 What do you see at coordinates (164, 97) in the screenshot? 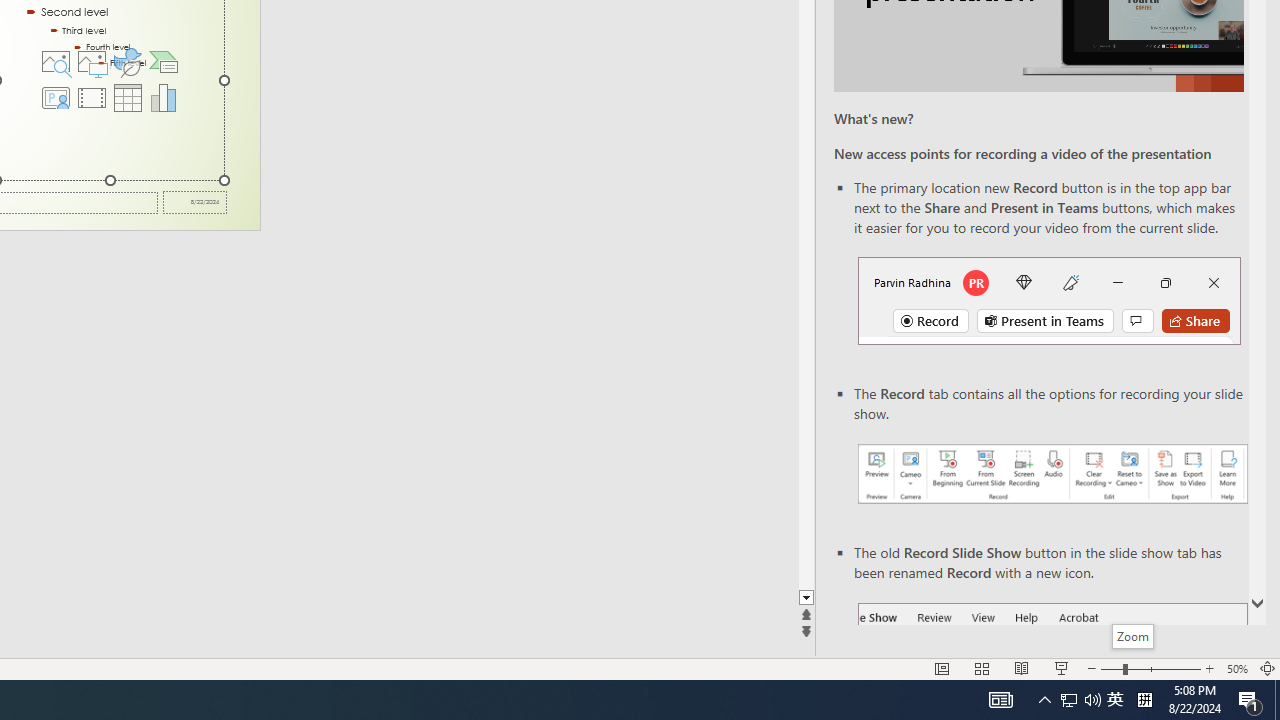
I see `'Insert Chart'` at bounding box center [164, 97].